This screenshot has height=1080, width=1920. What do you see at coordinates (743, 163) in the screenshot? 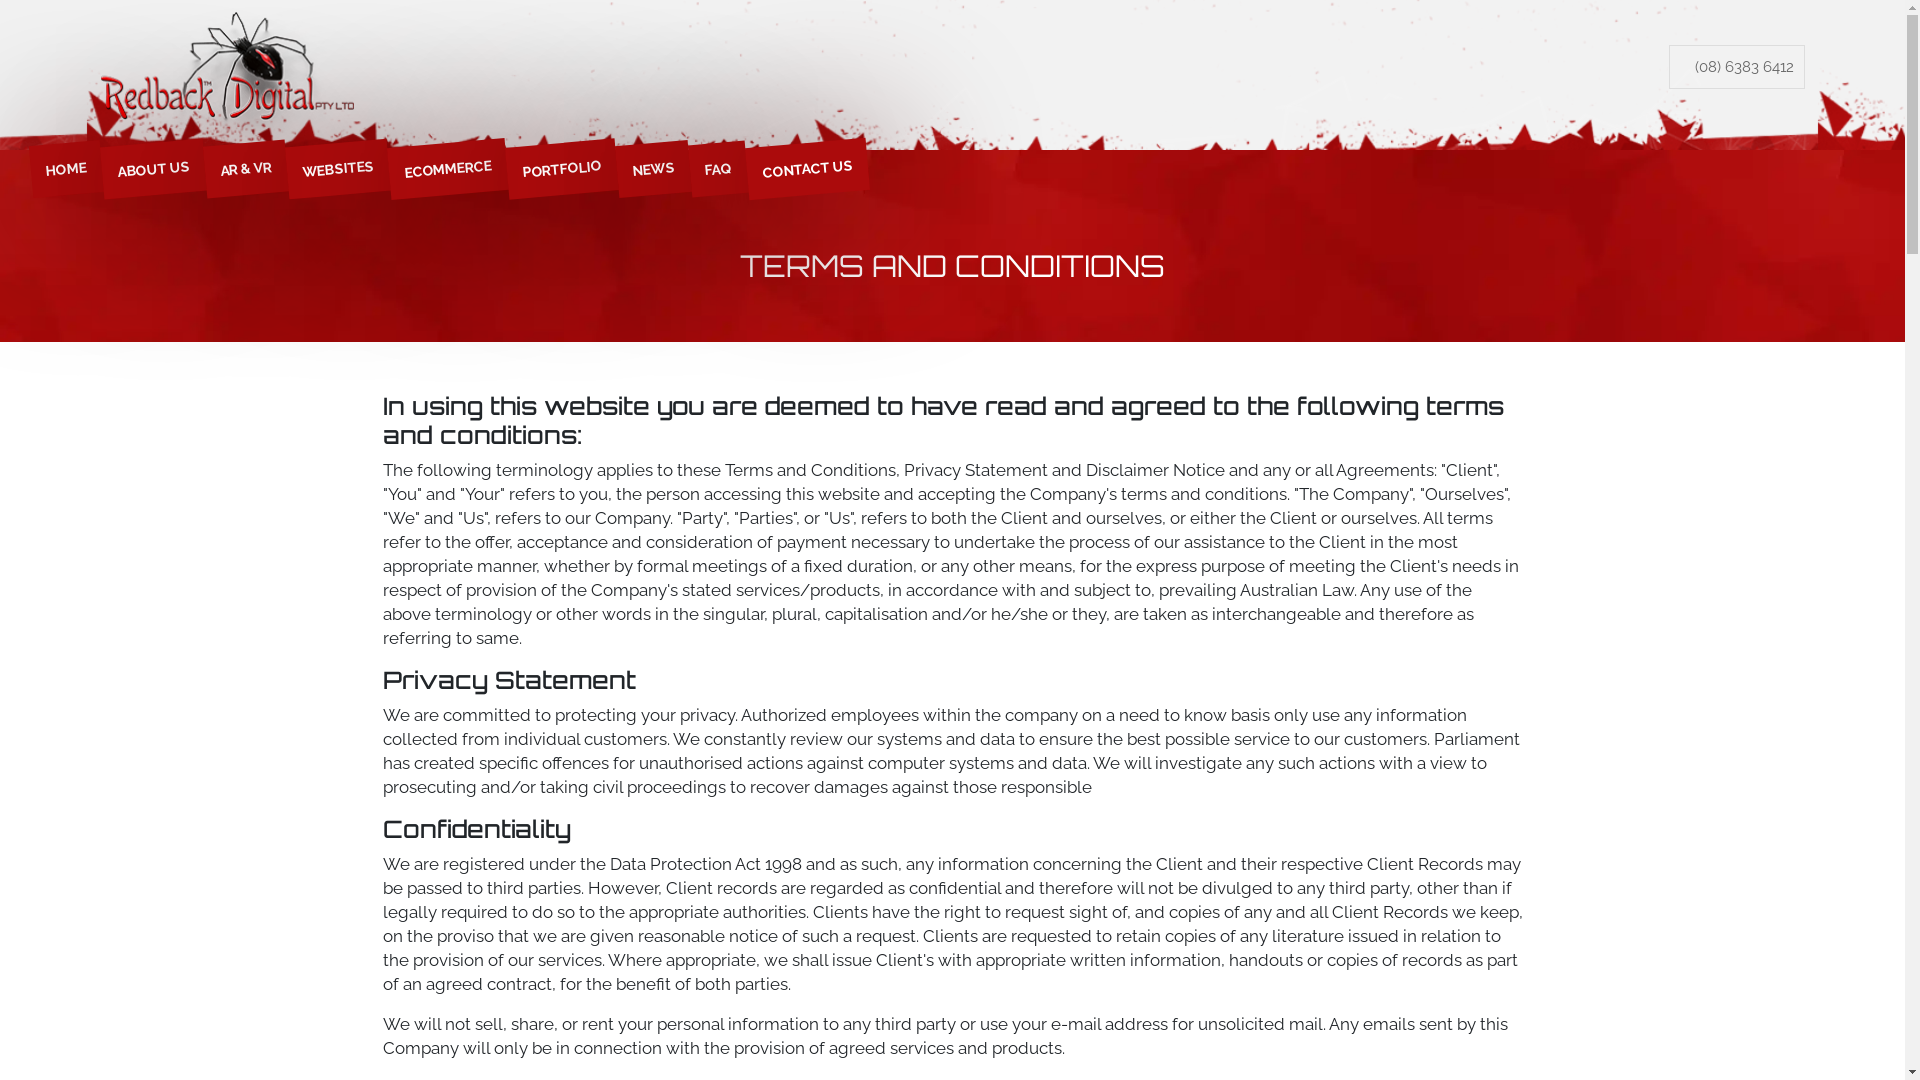
I see `'CONTACT US'` at bounding box center [743, 163].